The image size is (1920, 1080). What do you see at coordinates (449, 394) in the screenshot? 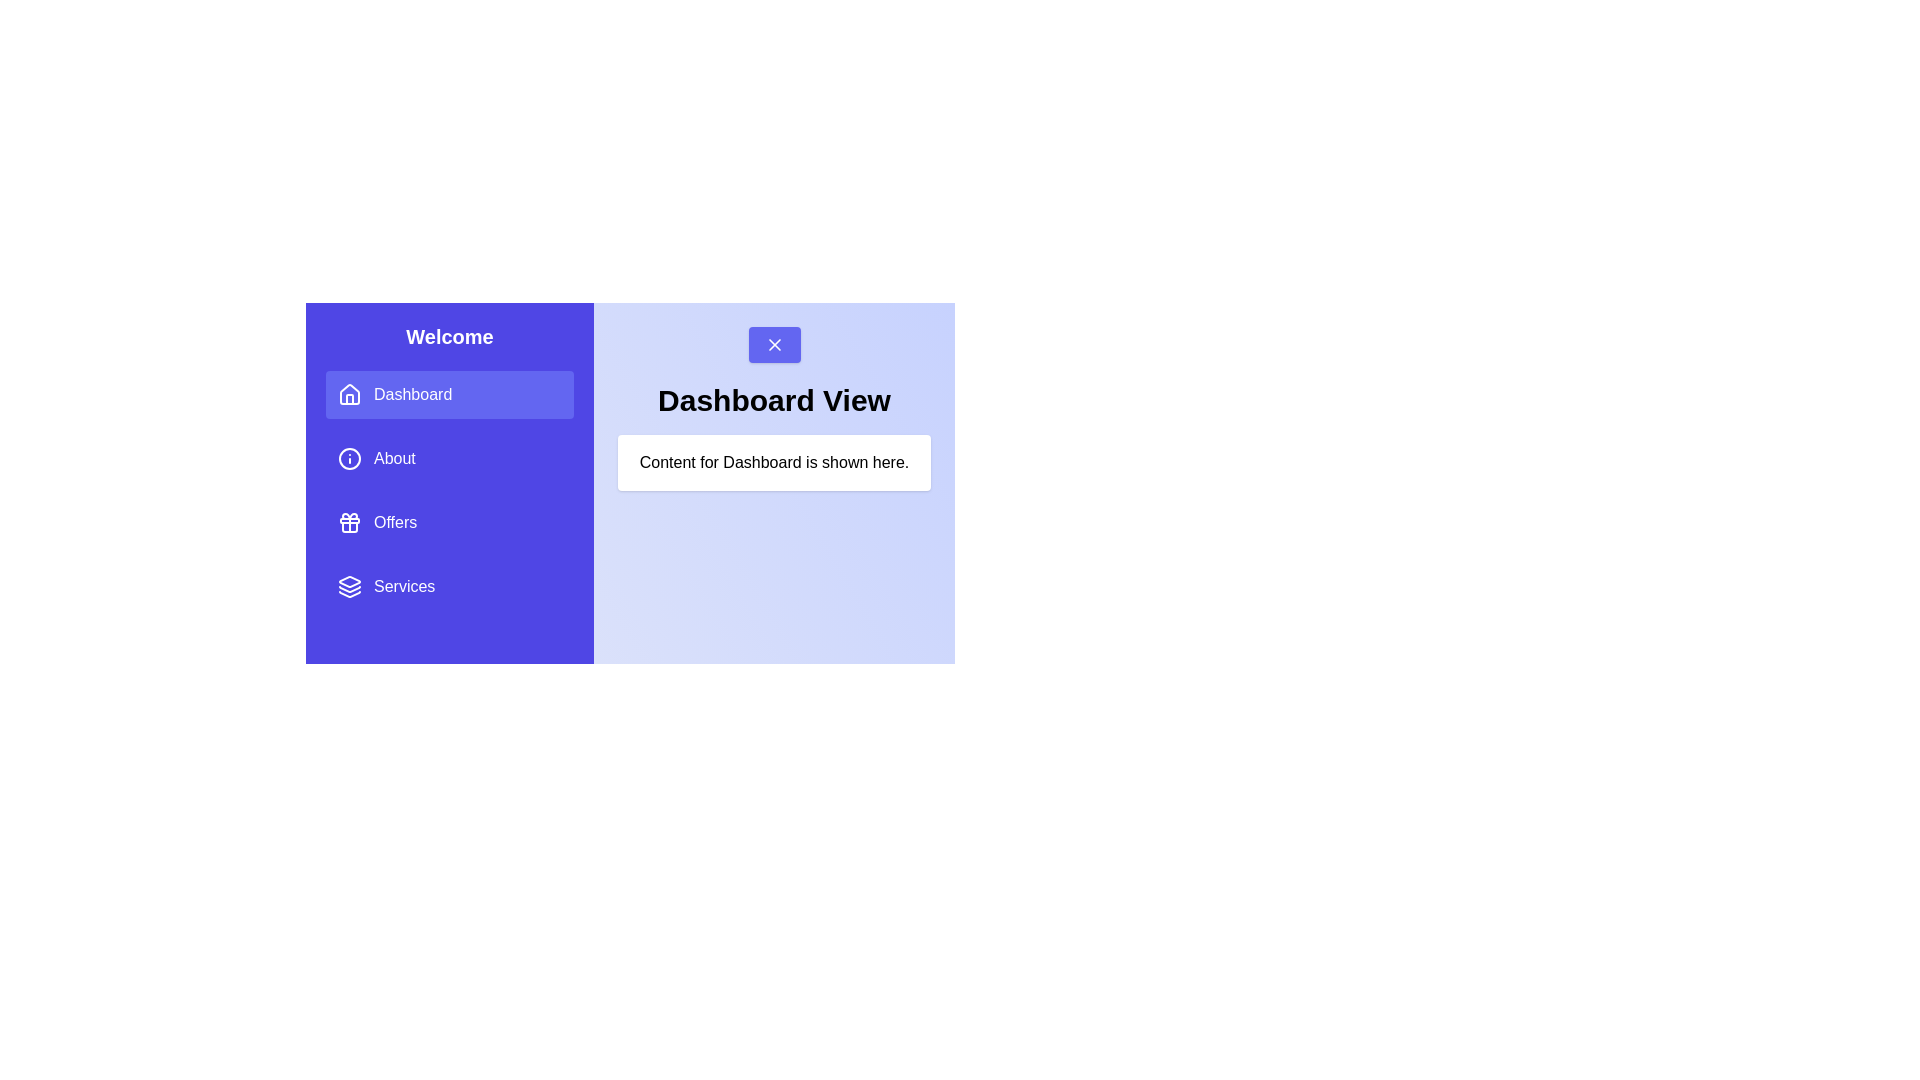
I see `the menu item Dashboard to observe the hover effect` at bounding box center [449, 394].